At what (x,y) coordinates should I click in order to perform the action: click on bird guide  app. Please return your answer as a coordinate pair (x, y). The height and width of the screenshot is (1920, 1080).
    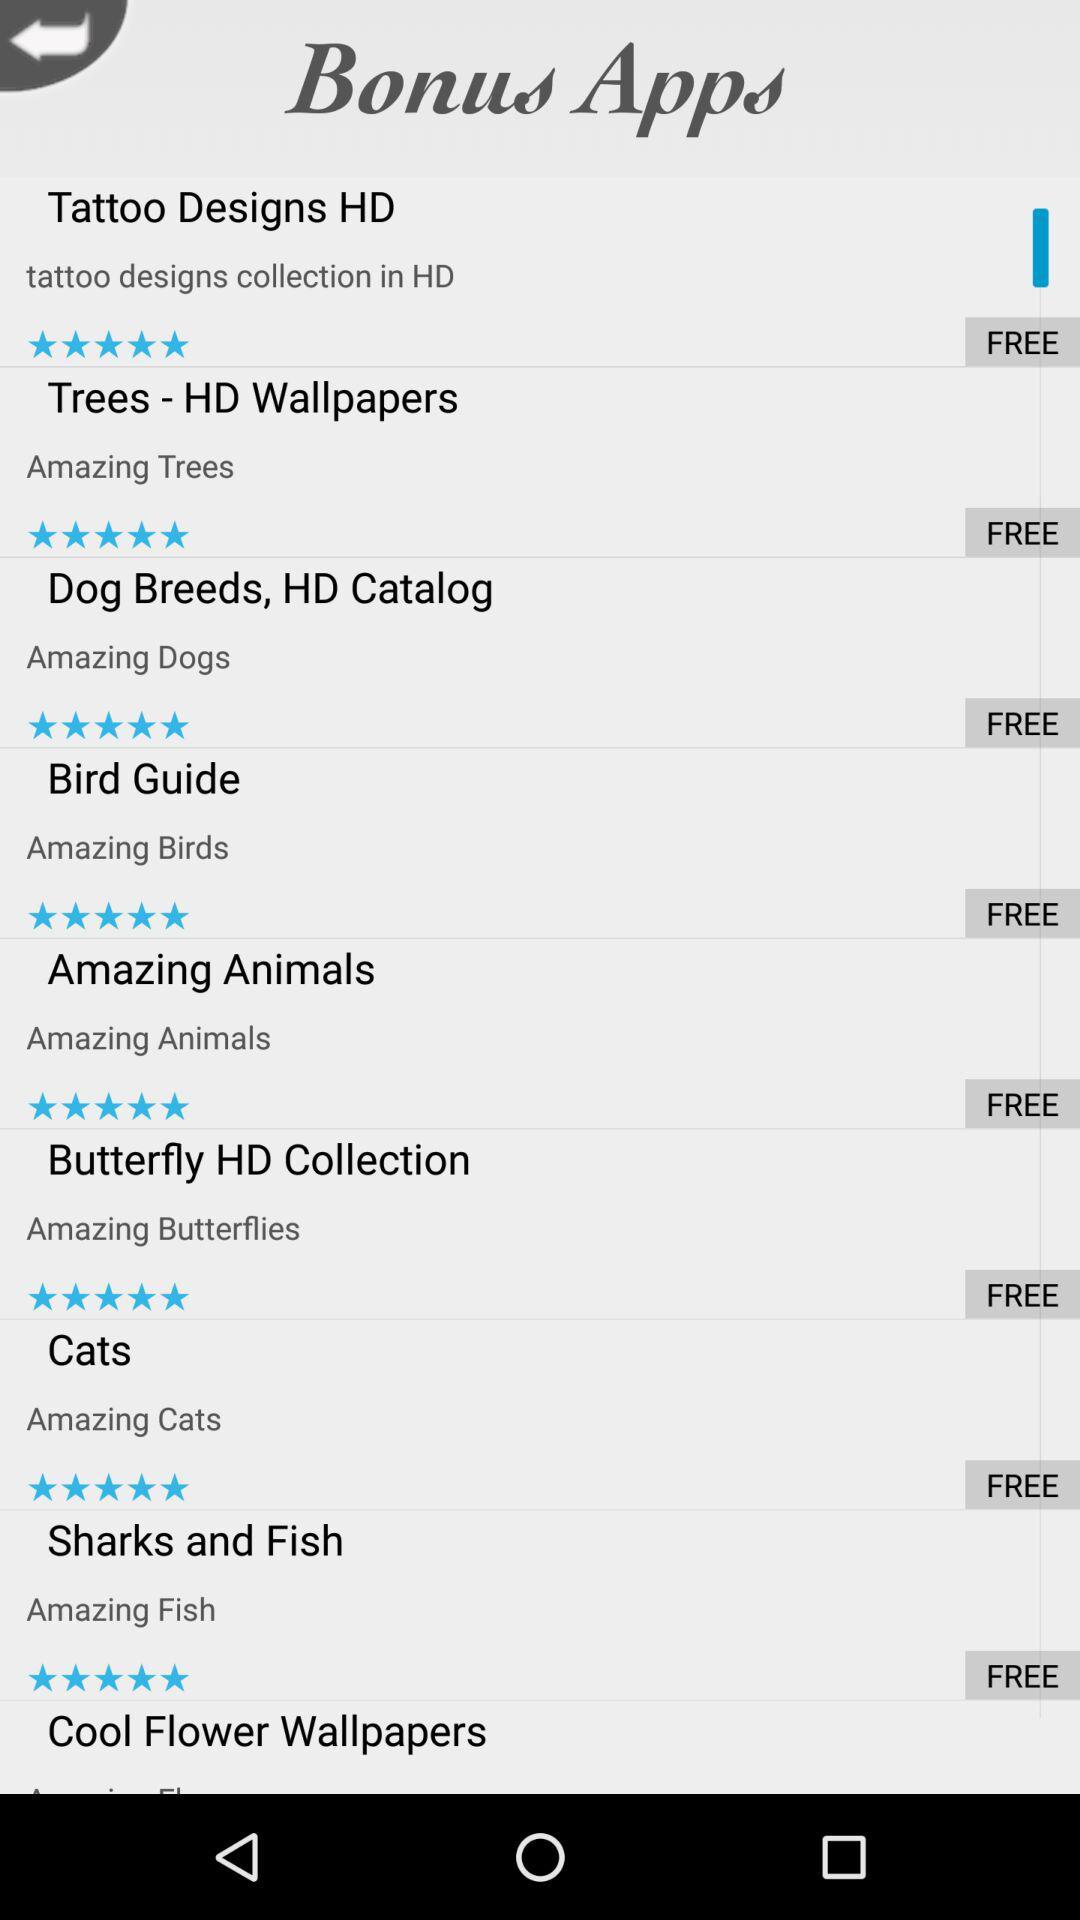
    Looking at the image, I should click on (553, 776).